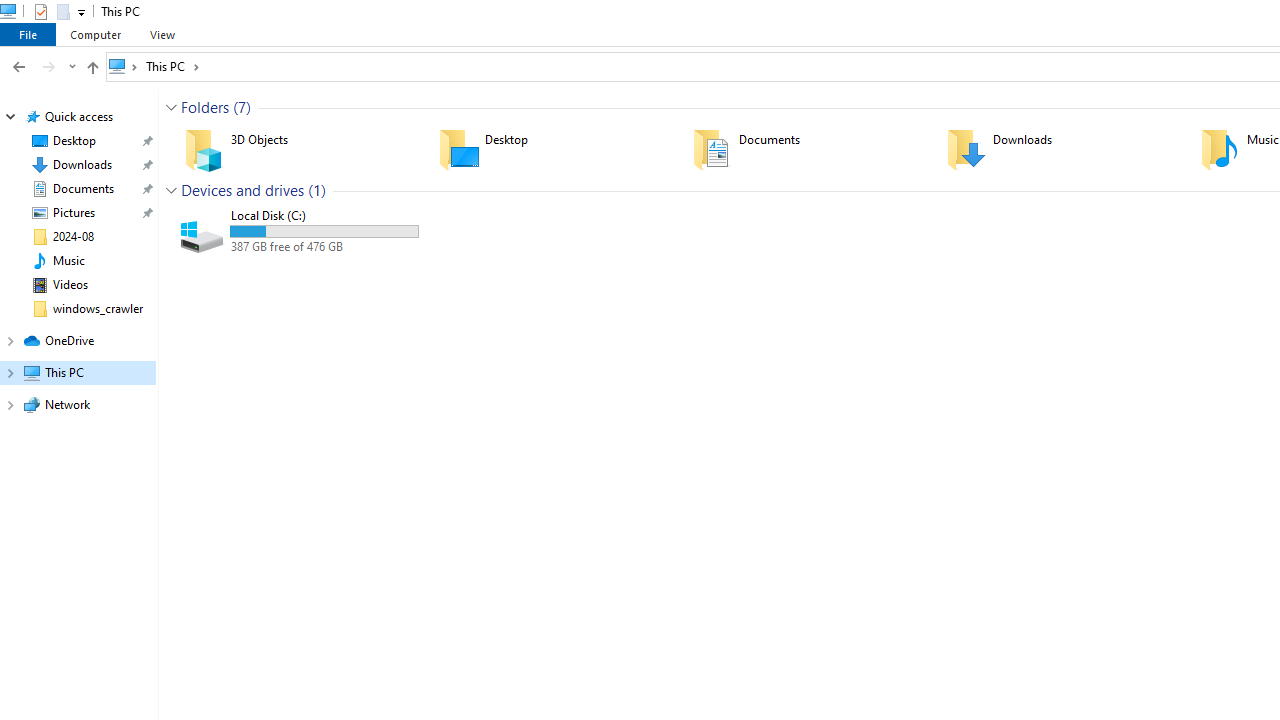 The width and height of the screenshot is (1280, 720). Describe the element at coordinates (19, 65) in the screenshot. I see `'Back to Network (Alt + Left Arrow)'` at that location.